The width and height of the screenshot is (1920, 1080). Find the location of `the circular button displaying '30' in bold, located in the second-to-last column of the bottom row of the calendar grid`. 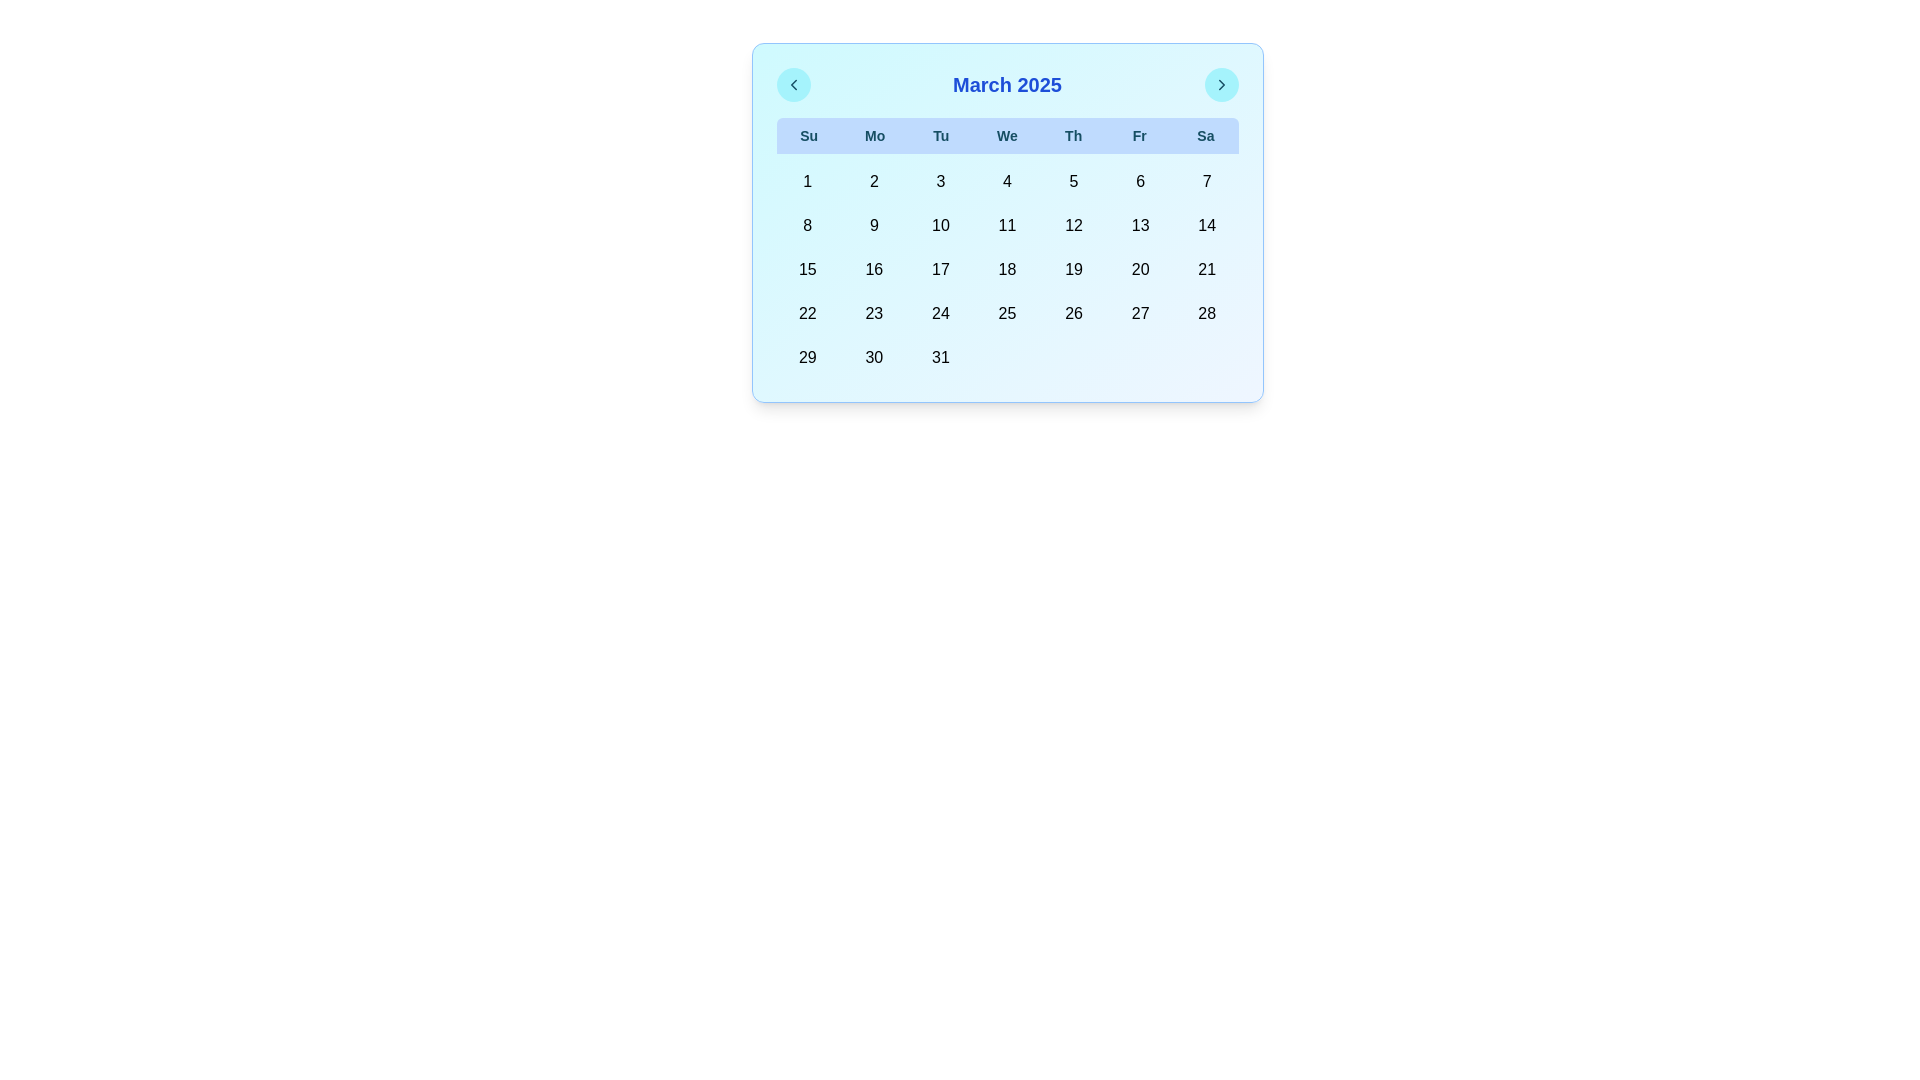

the circular button displaying '30' in bold, located in the second-to-last column of the bottom row of the calendar grid is located at coordinates (873, 357).